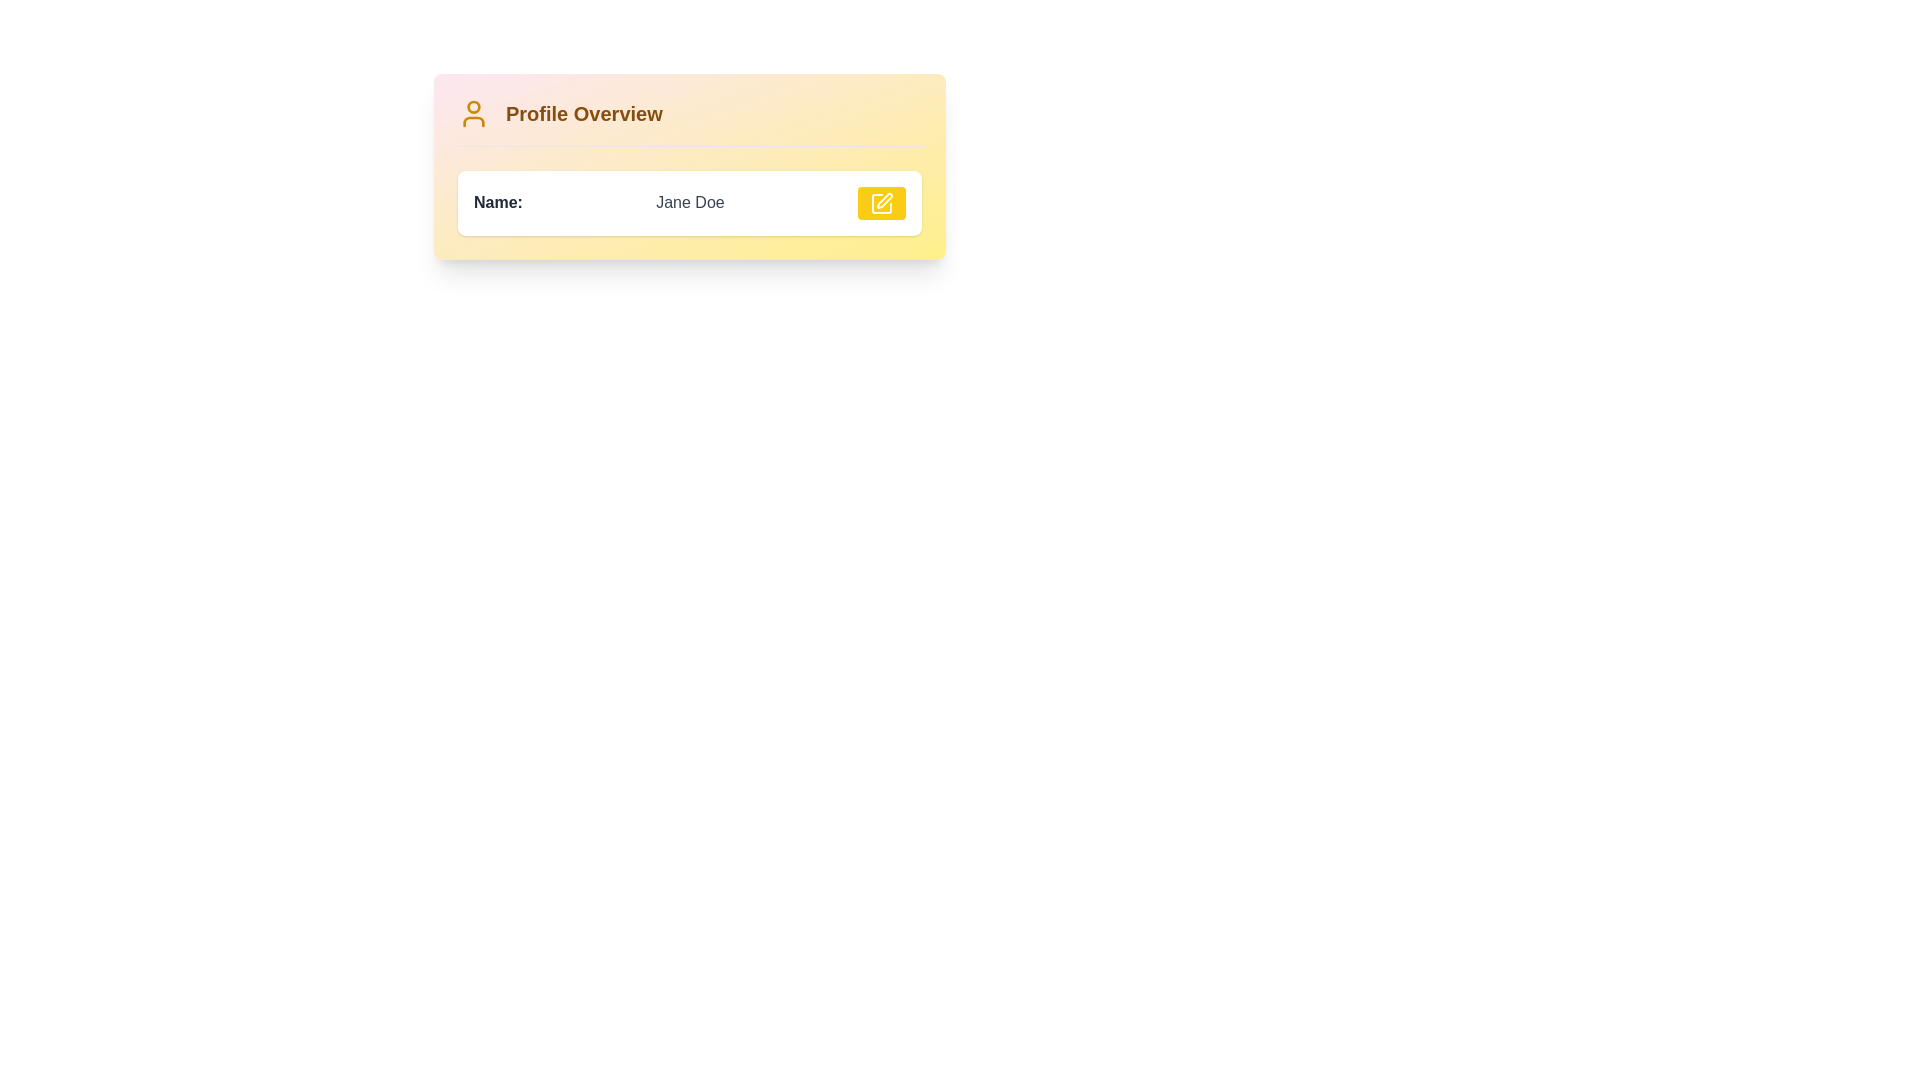 This screenshot has width=1920, height=1080. Describe the element at coordinates (473, 114) in the screenshot. I see `the user profile icon, which is a simple outline of a person in yellow, located on the left side of the header containing the 'Profile Overview' text` at that location.